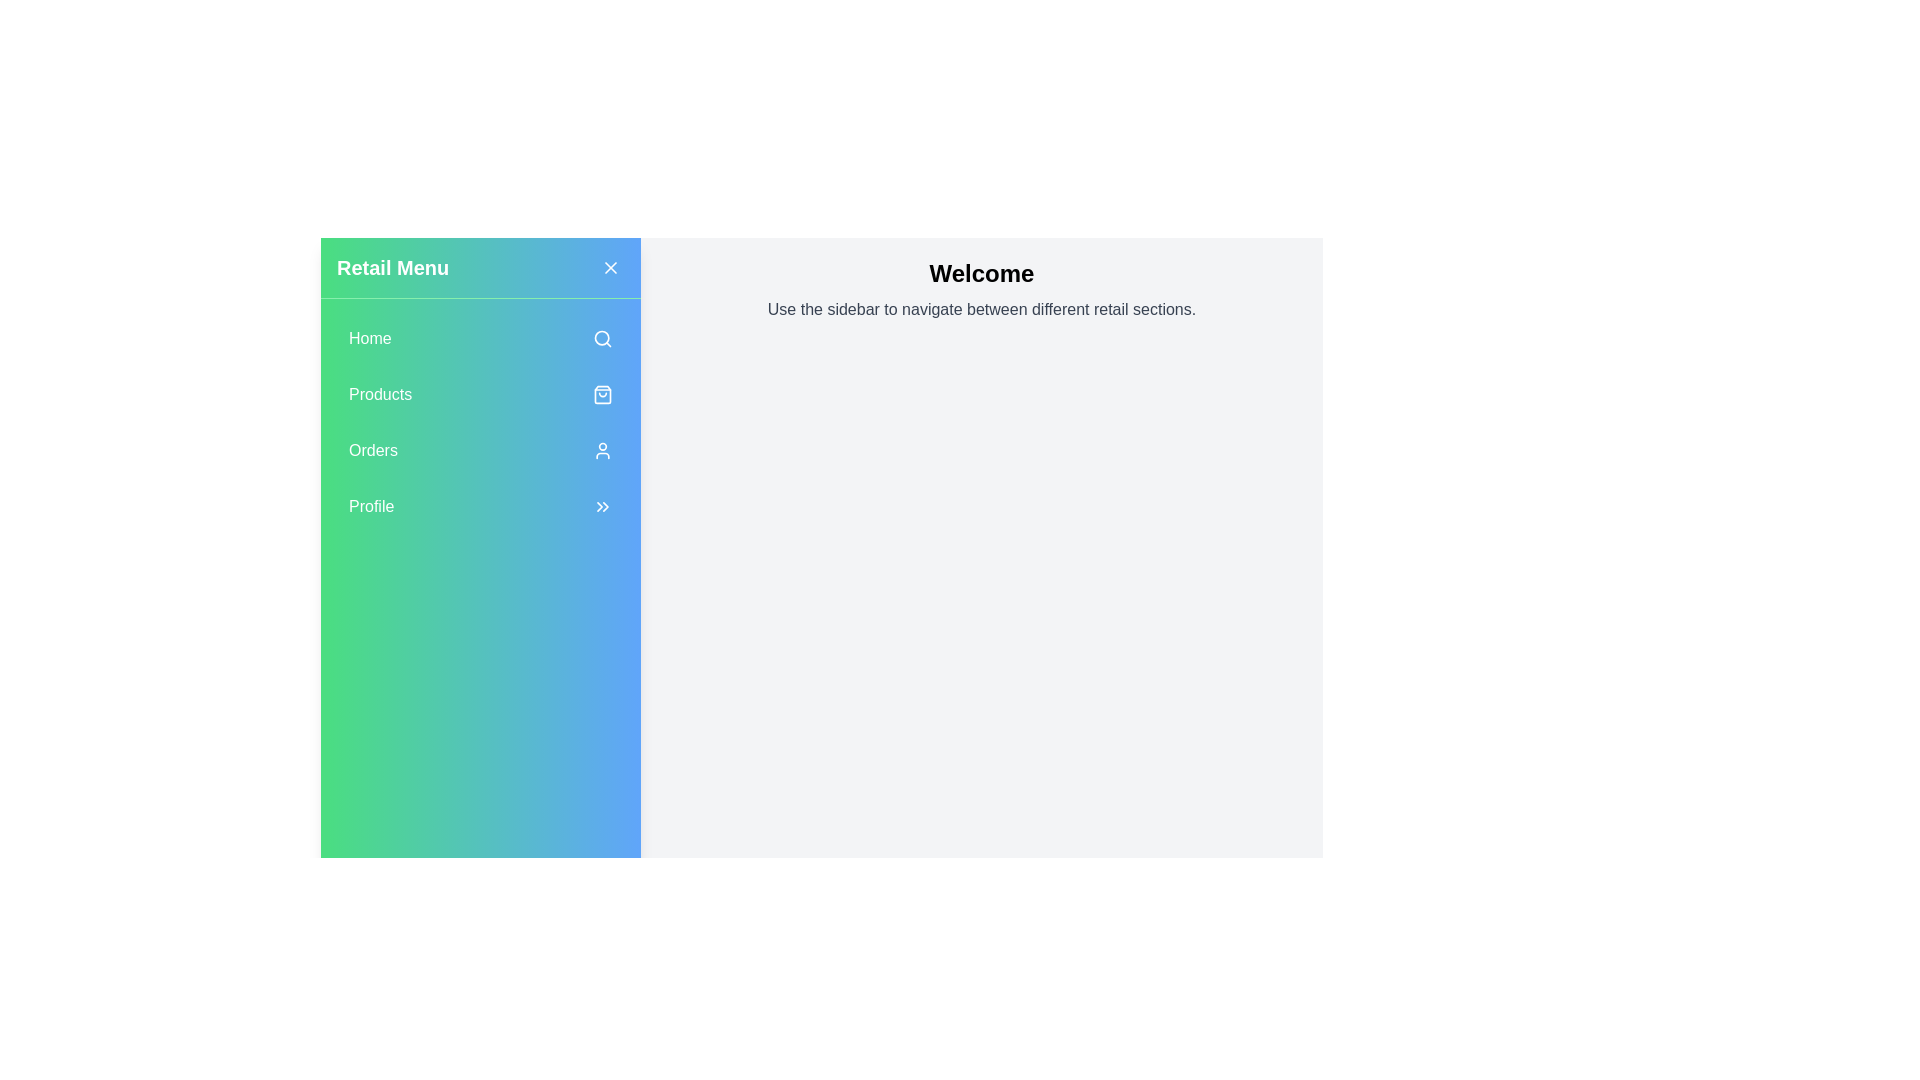 The width and height of the screenshot is (1920, 1080). Describe the element at coordinates (602, 338) in the screenshot. I see `the magnifying glass icon located to the right of the 'Home' option in the sidebar menu labeled 'Retail Menu'` at that location.